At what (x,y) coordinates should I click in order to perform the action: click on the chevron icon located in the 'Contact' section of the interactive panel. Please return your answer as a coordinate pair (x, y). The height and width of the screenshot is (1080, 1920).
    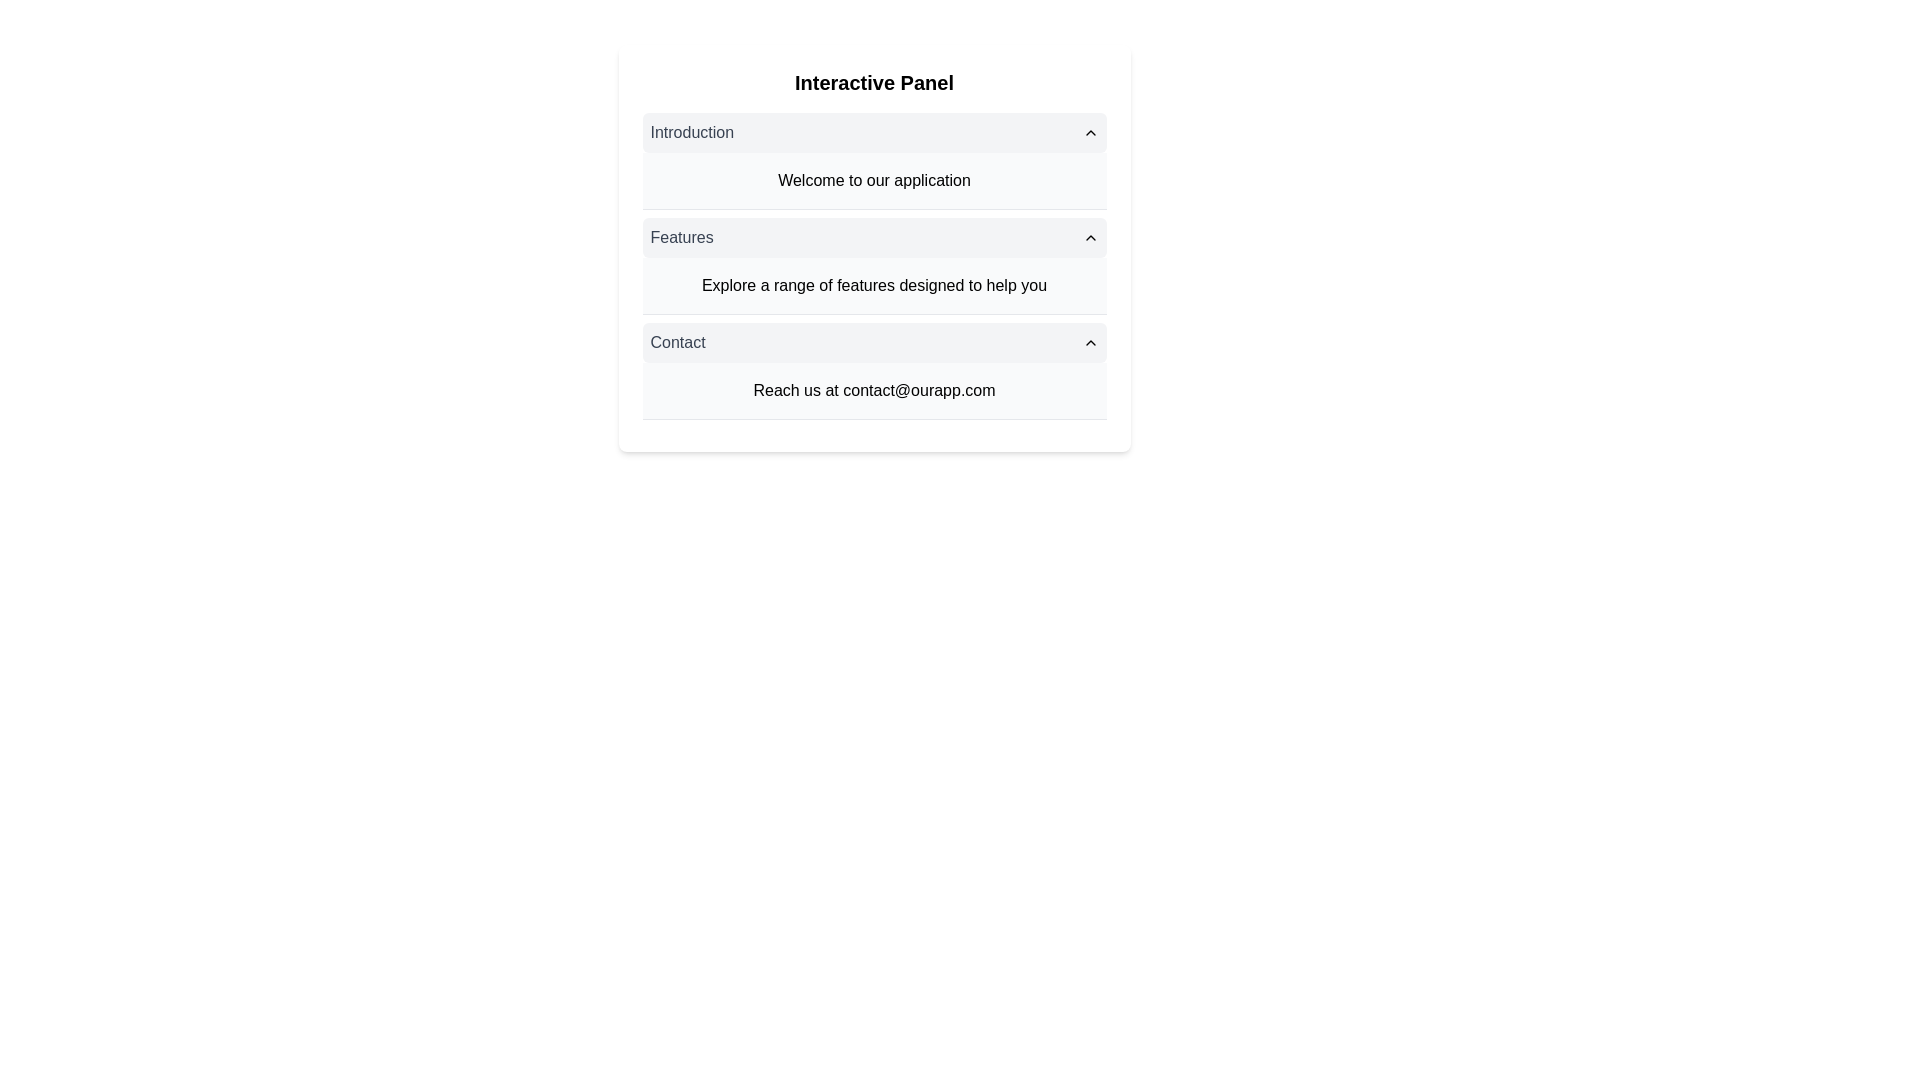
    Looking at the image, I should click on (1089, 342).